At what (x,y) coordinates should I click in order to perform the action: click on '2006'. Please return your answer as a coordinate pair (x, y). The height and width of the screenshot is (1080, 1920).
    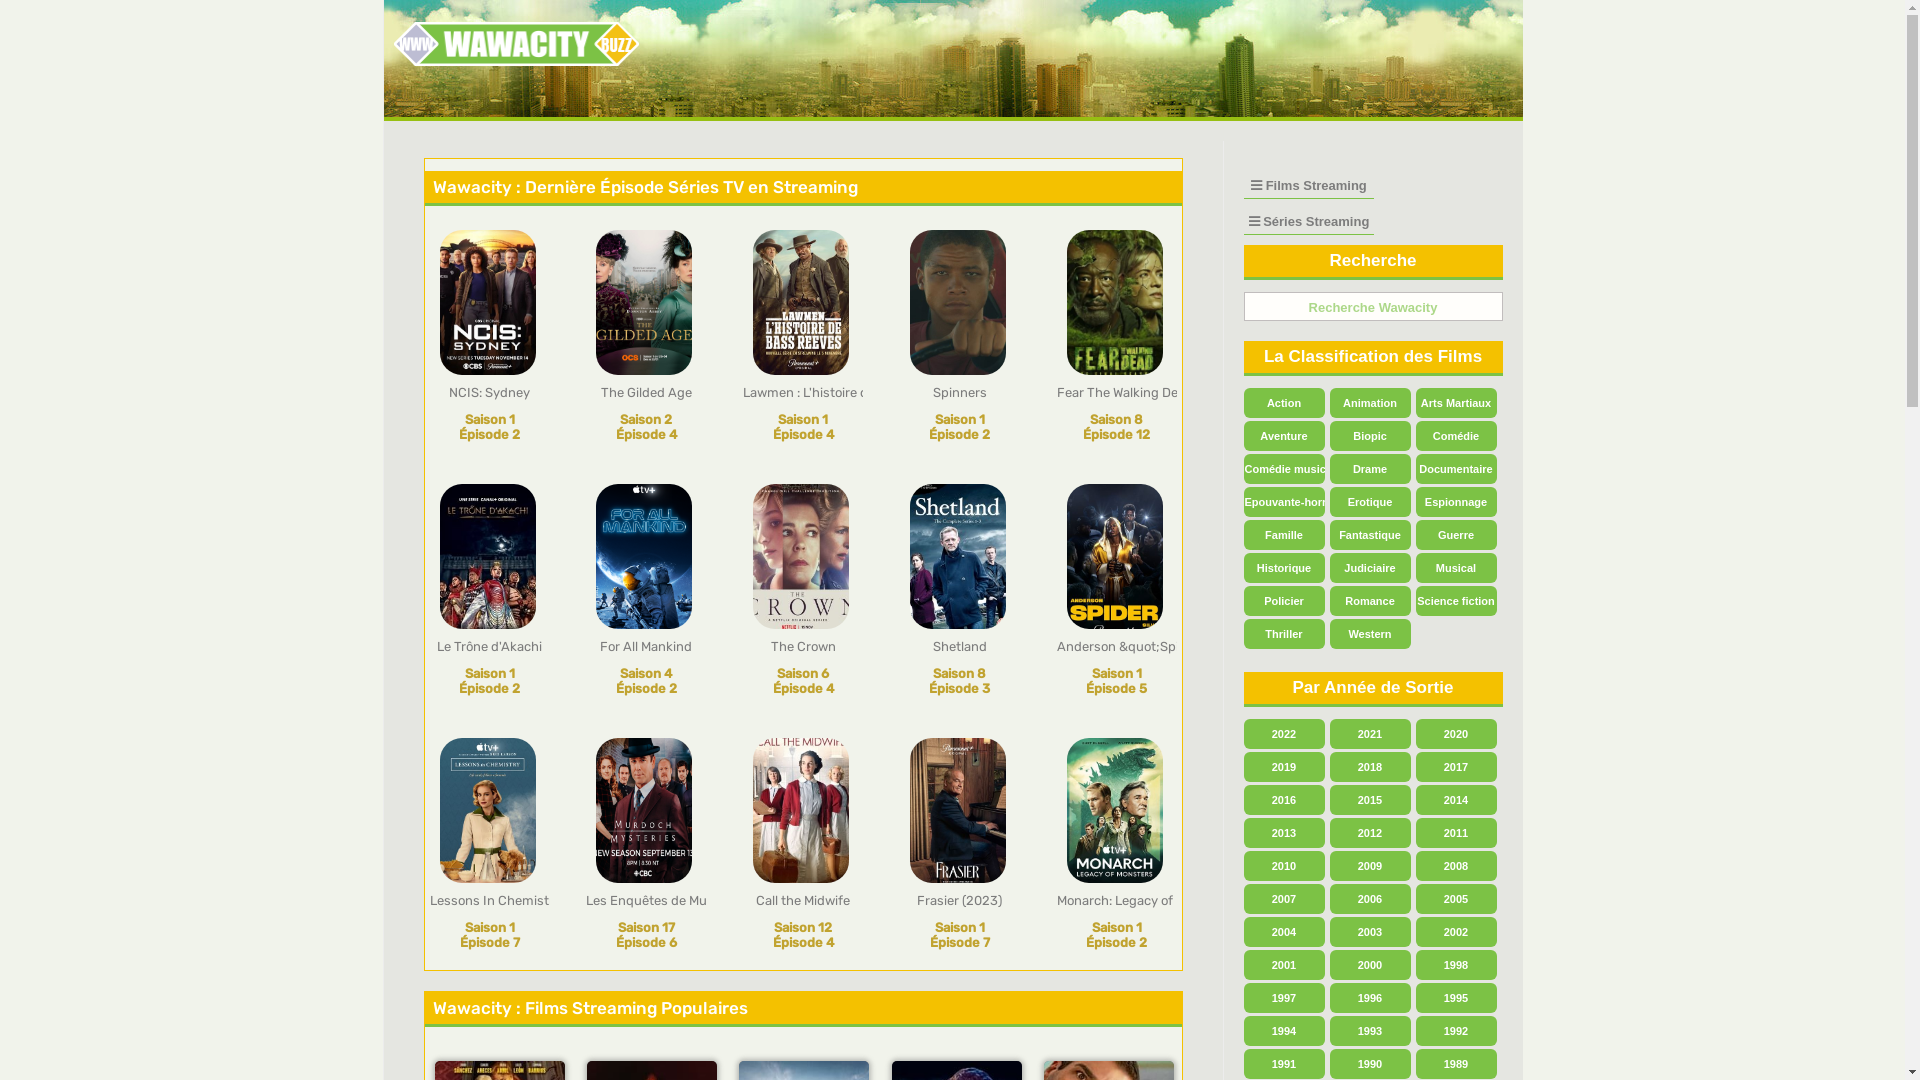
    Looking at the image, I should click on (1369, 897).